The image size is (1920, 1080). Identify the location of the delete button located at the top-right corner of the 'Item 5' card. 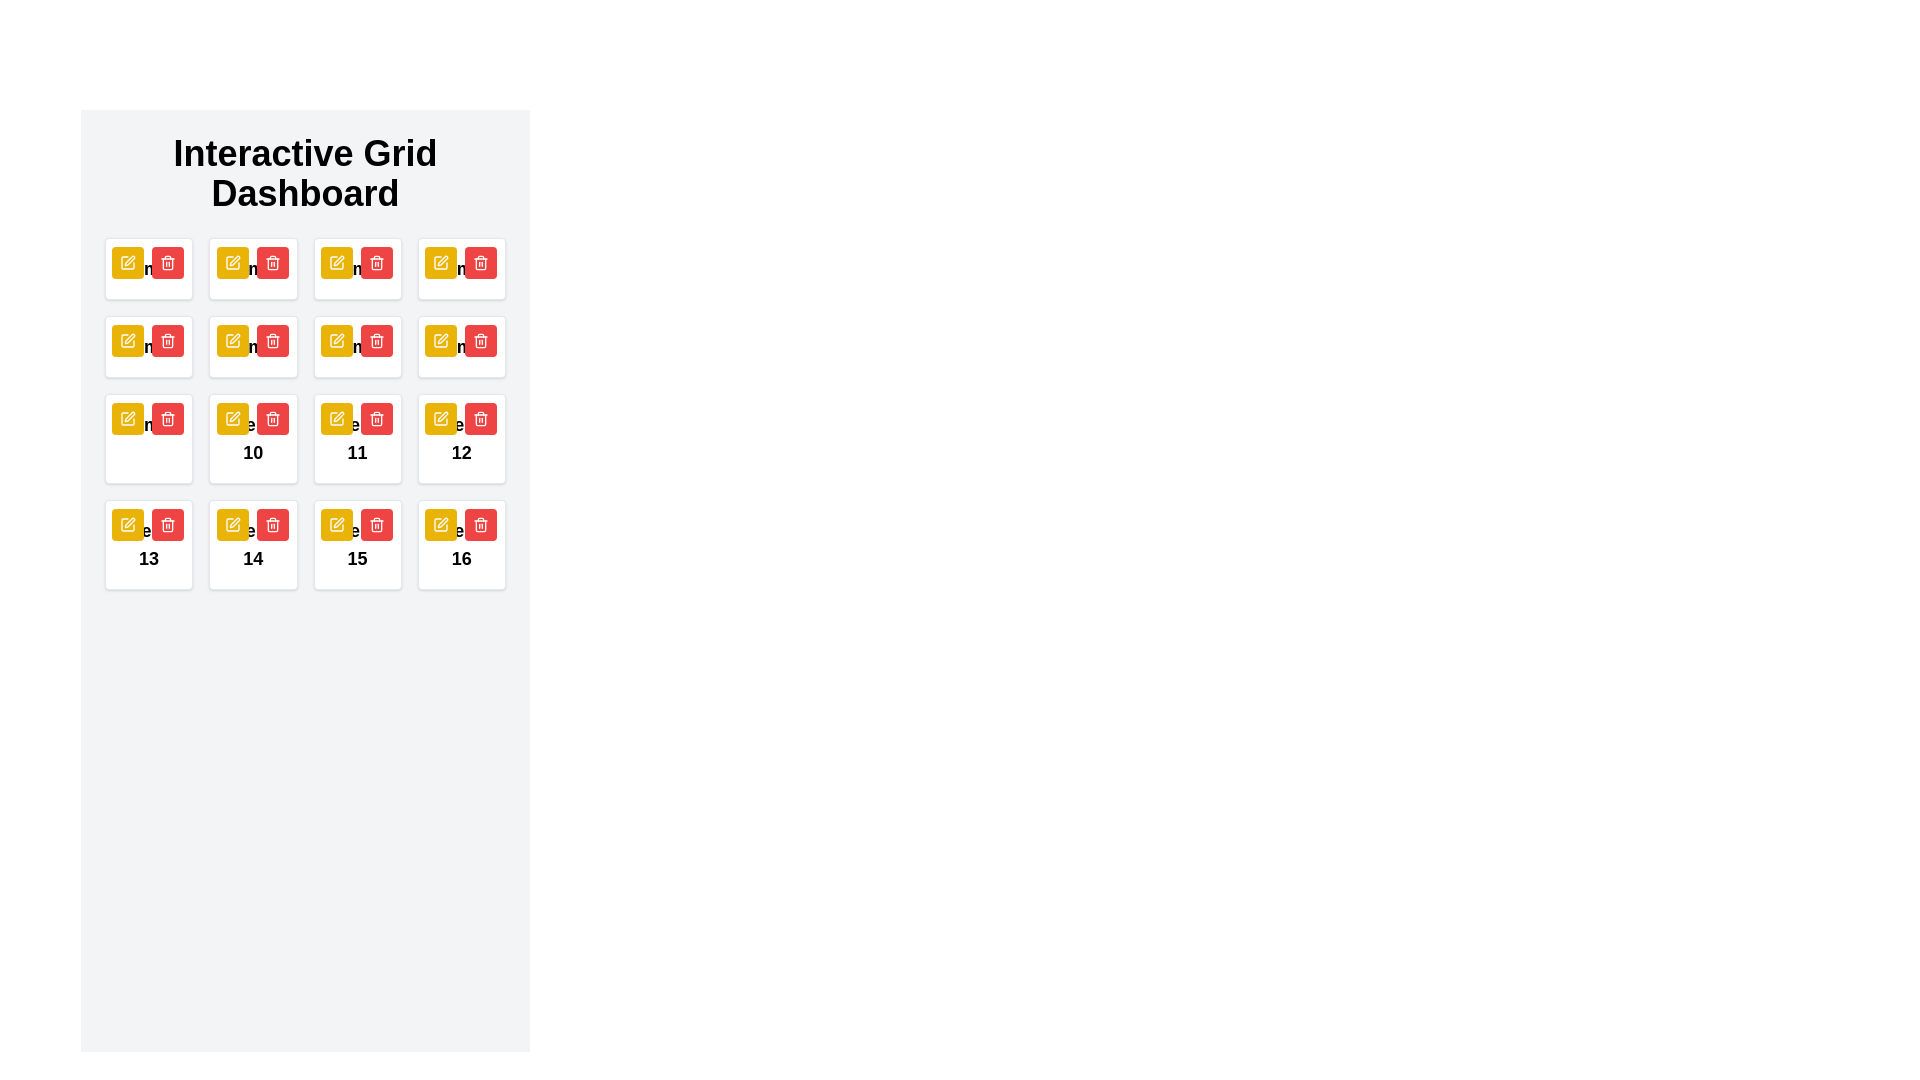
(147, 339).